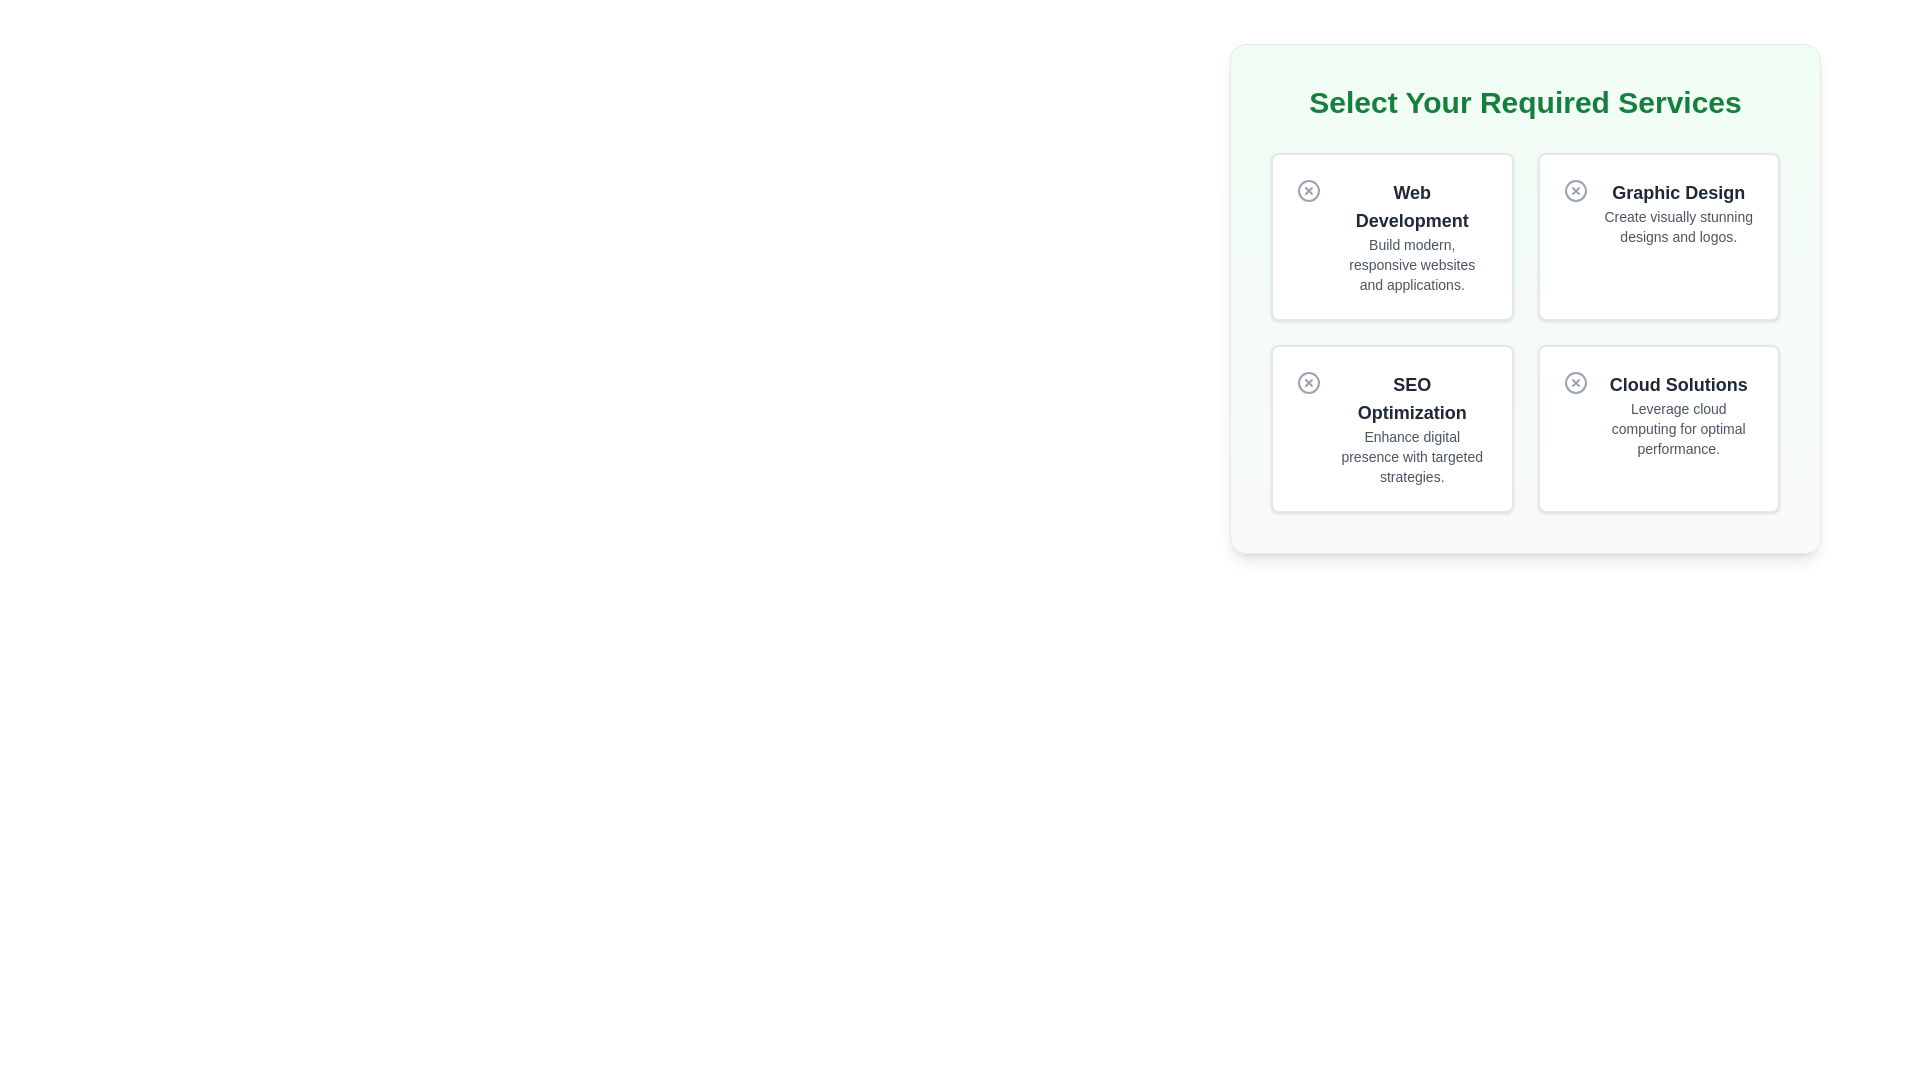 This screenshot has height=1080, width=1920. Describe the element at coordinates (1678, 226) in the screenshot. I see `the static text that reads 'Create visually stunning designs and logos.', which is located under the title 'Graphic Design' in the upper-right quadrant of the service selection panel` at that location.